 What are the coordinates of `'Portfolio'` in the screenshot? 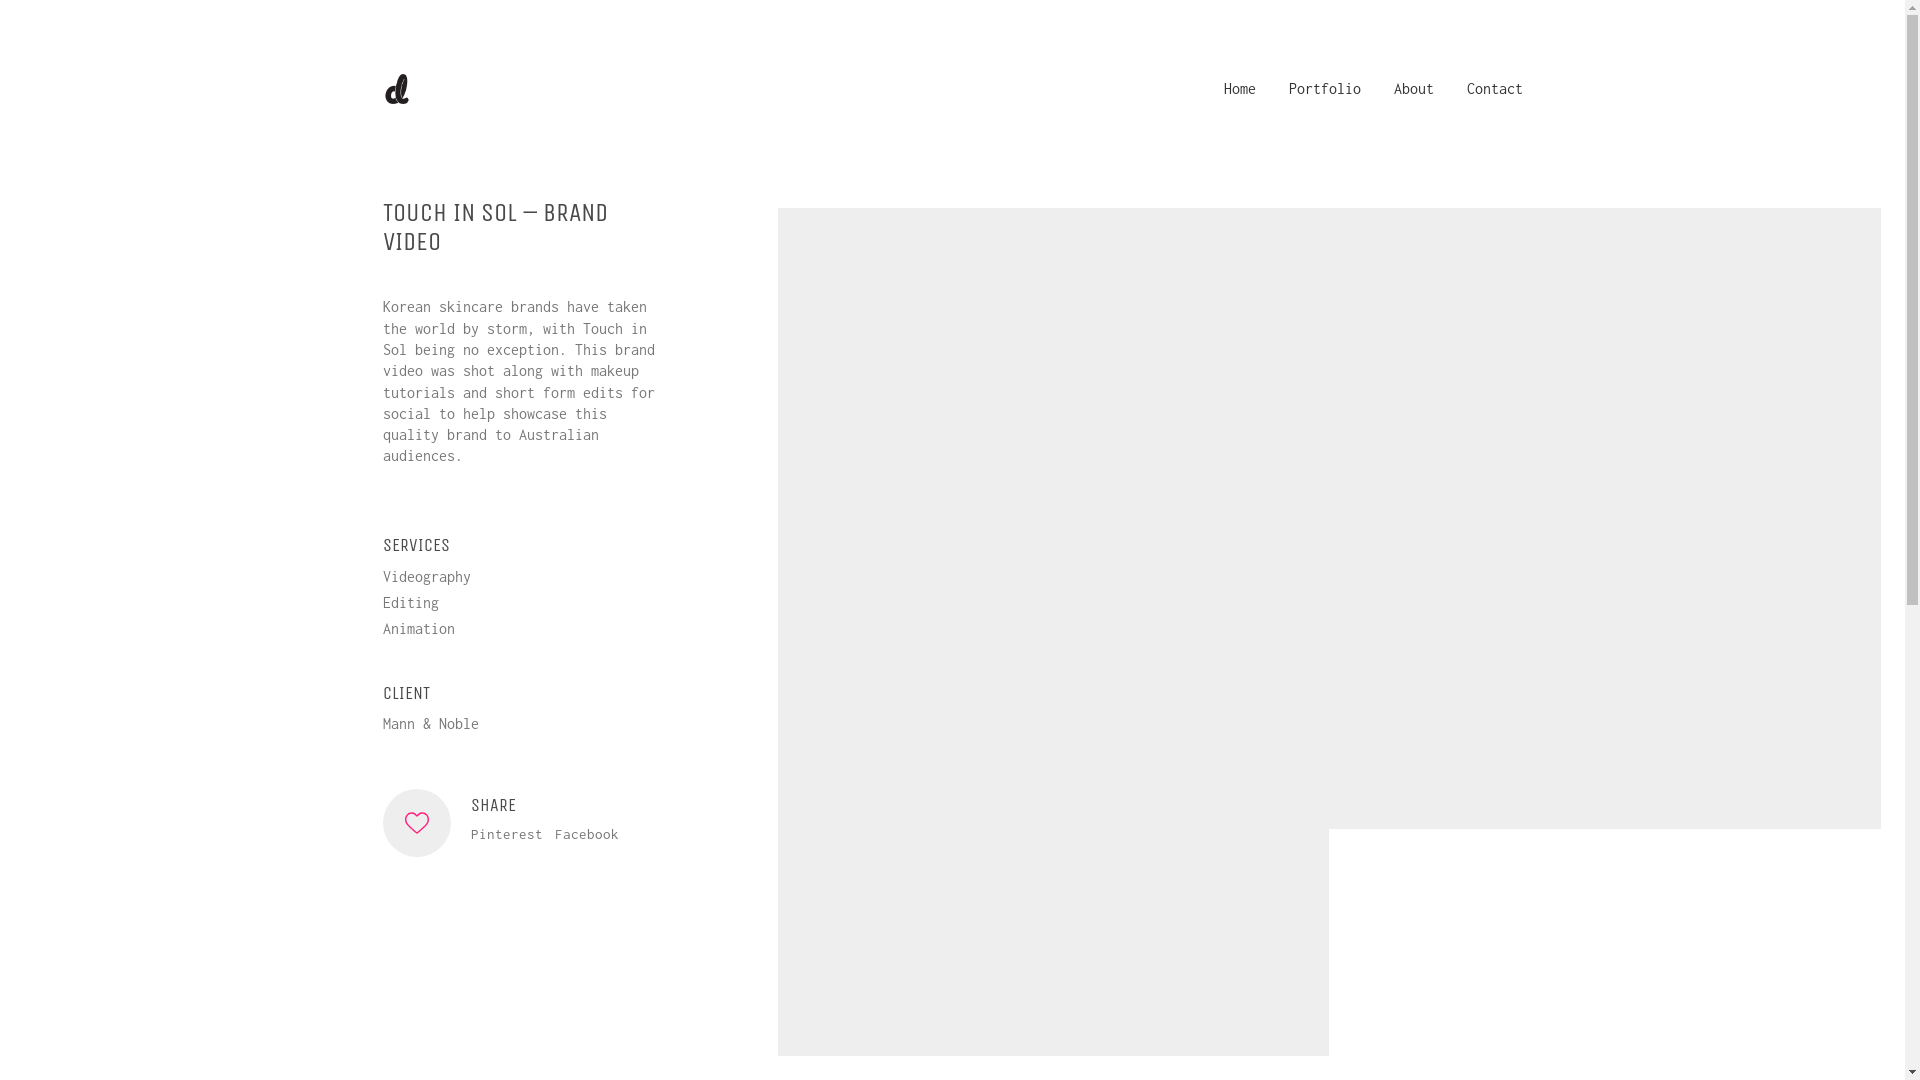 It's located at (1324, 87).